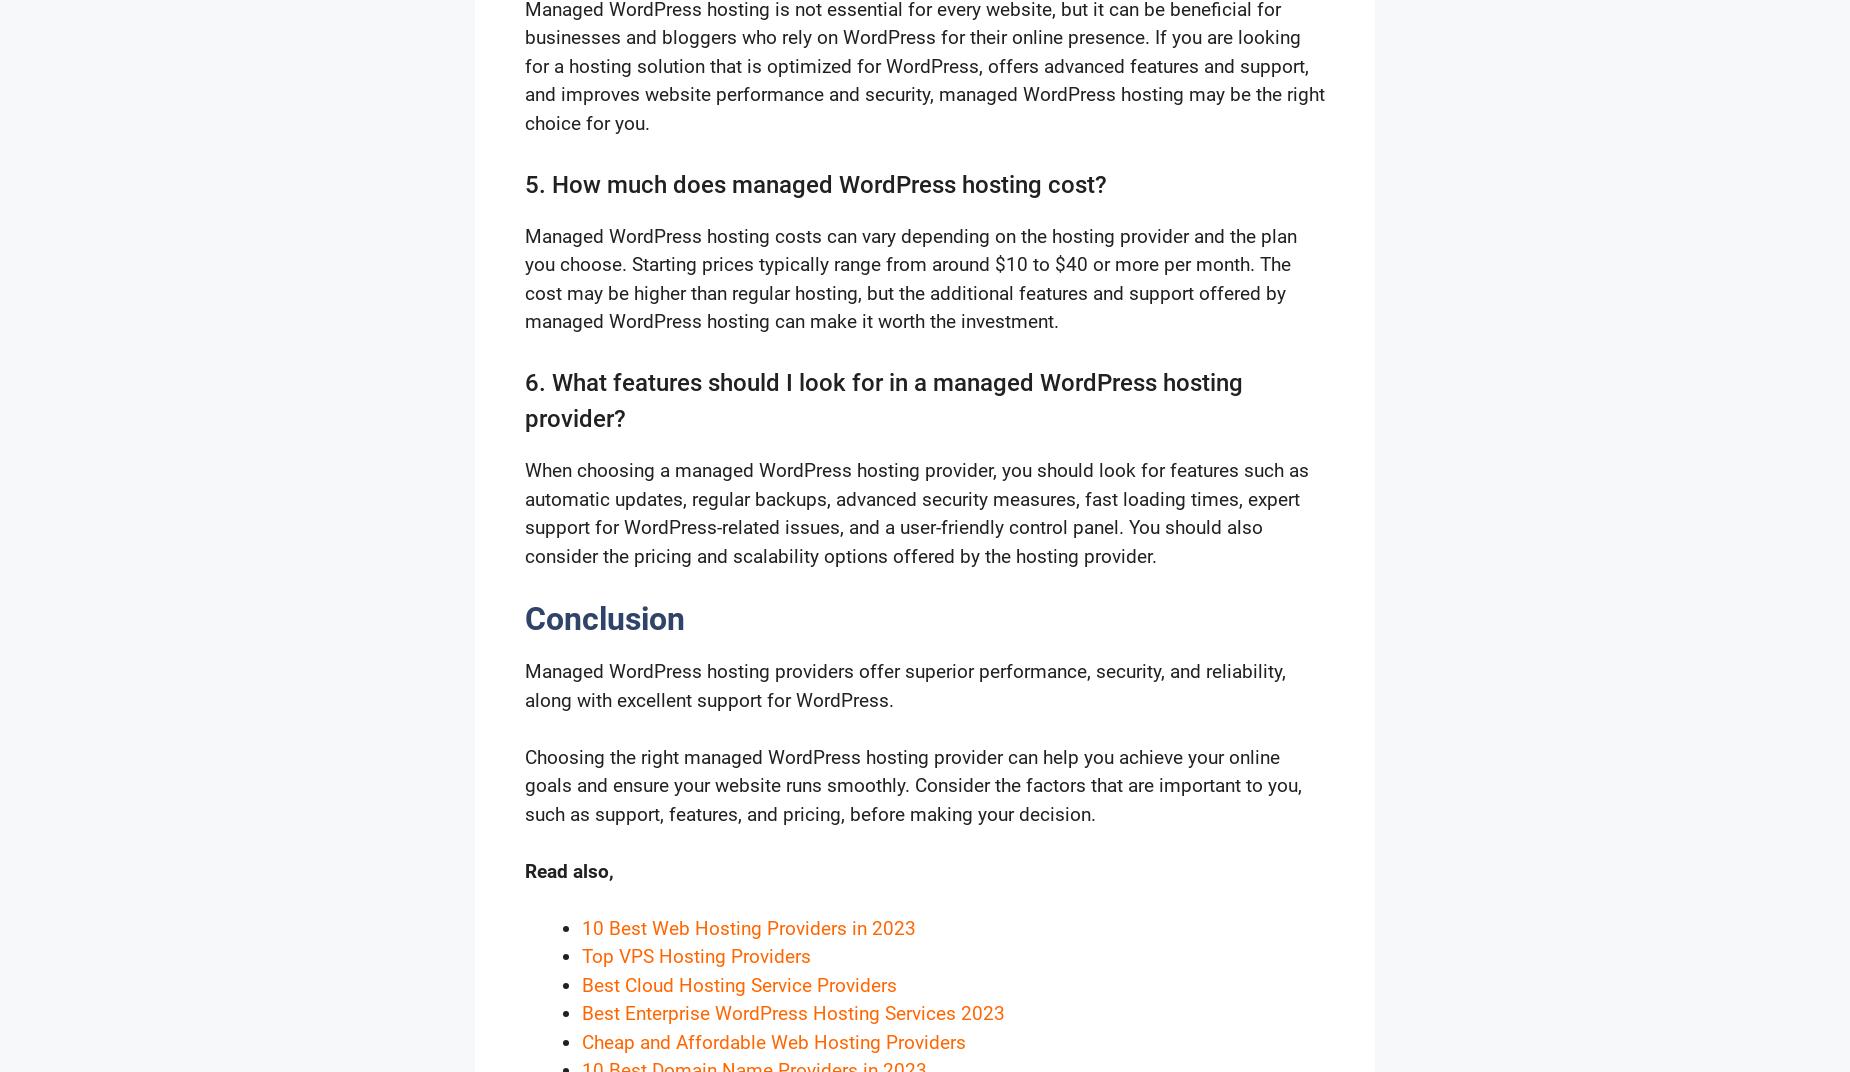 Image resolution: width=1850 pixels, height=1072 pixels. Describe the element at coordinates (905, 684) in the screenshot. I see `'Managed WordPress hosting providers offer superior performance, security, and reliability, along with excellent support for WordPress.'` at that location.